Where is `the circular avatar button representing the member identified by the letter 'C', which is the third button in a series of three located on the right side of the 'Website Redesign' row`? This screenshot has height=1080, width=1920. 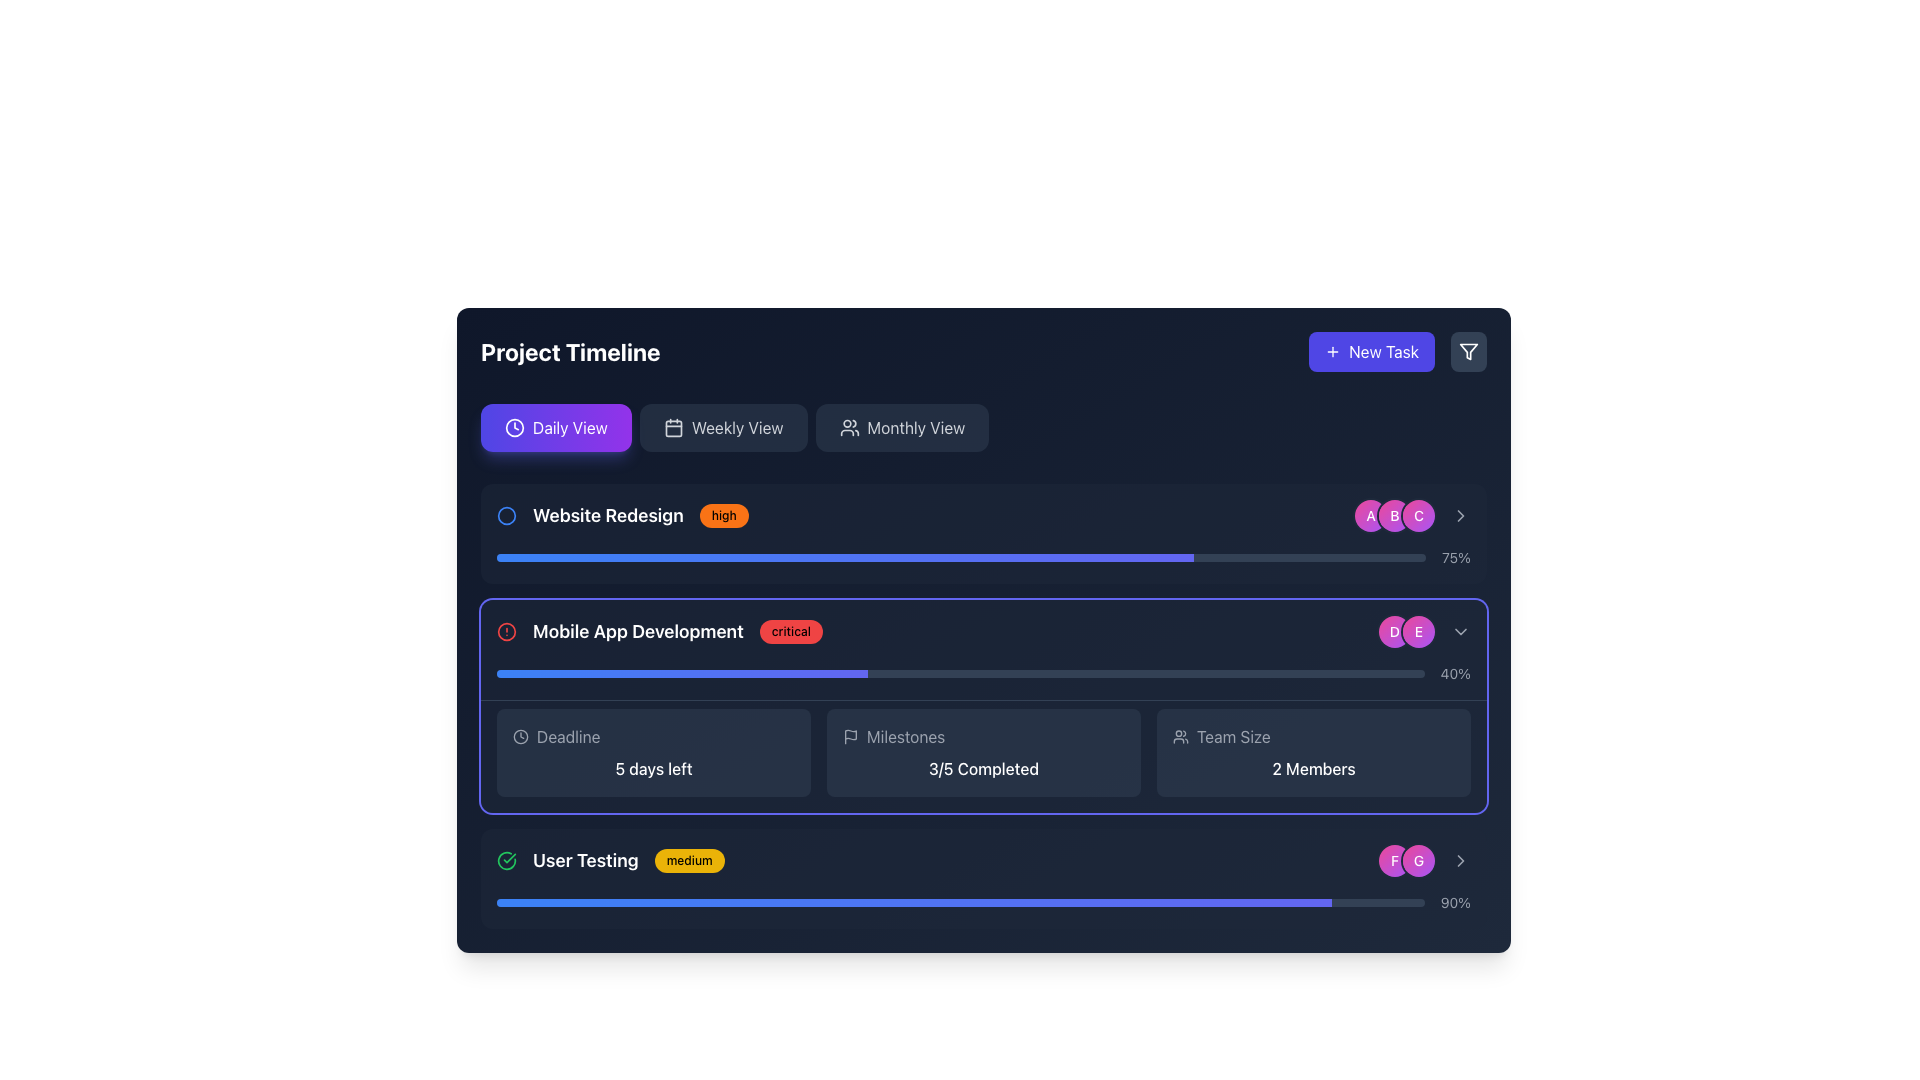
the circular avatar button representing the member identified by the letter 'C', which is the third button in a series of three located on the right side of the 'Website Redesign' row is located at coordinates (1411, 515).